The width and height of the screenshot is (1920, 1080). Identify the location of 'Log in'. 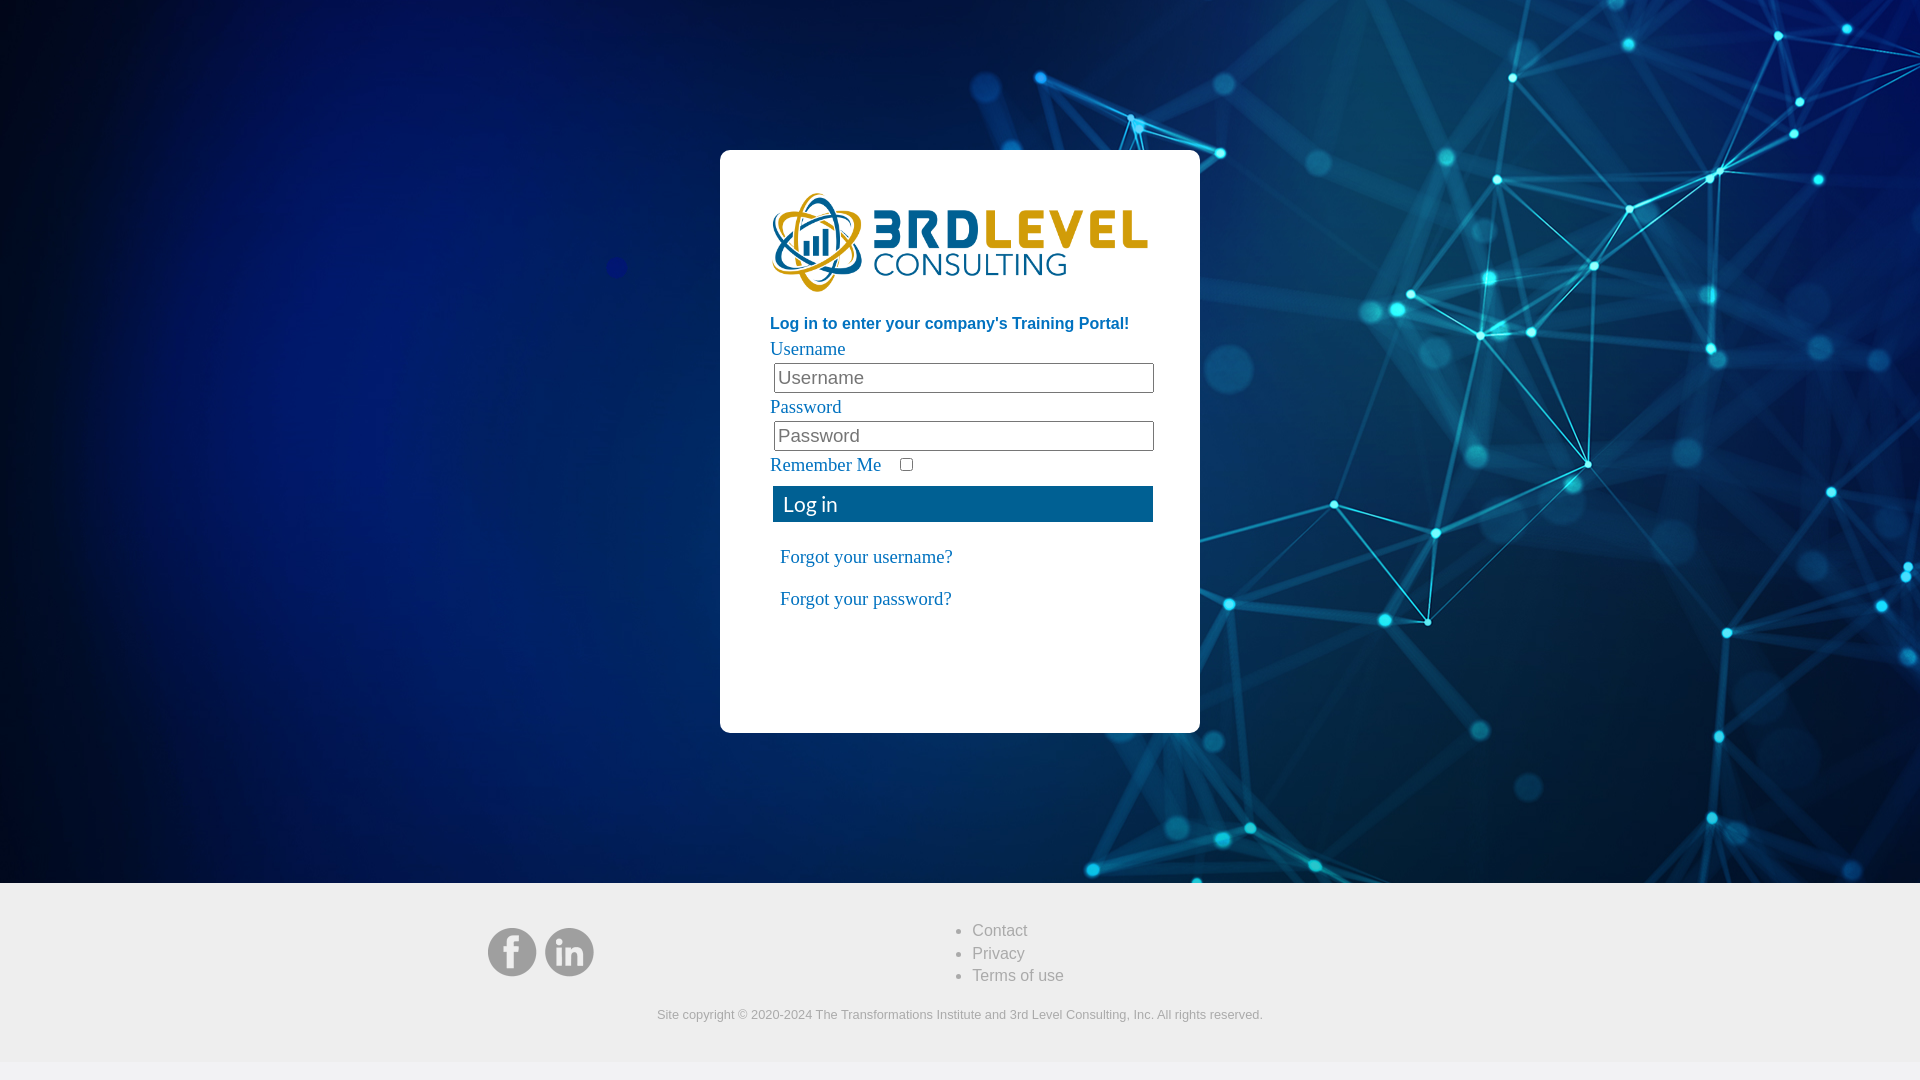
(963, 503).